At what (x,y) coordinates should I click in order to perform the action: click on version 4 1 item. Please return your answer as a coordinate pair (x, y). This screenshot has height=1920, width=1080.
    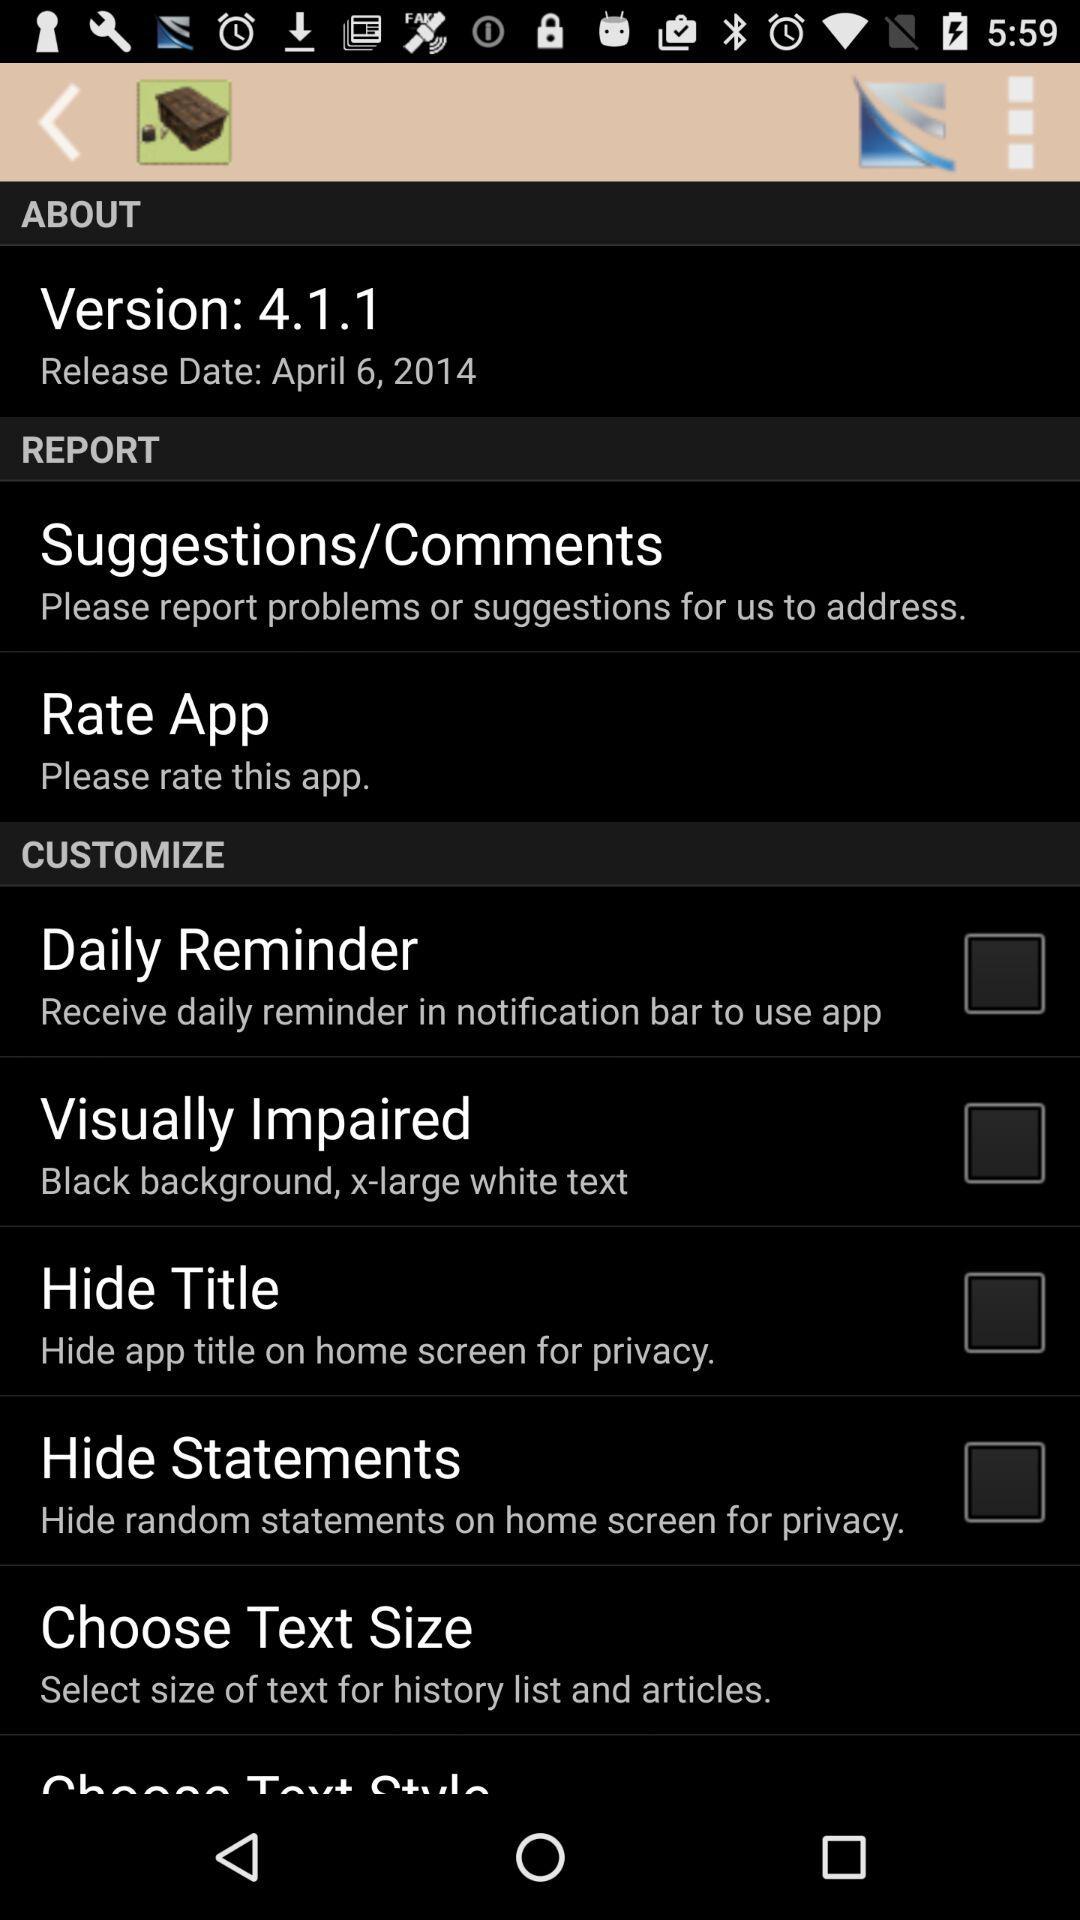
    Looking at the image, I should click on (212, 305).